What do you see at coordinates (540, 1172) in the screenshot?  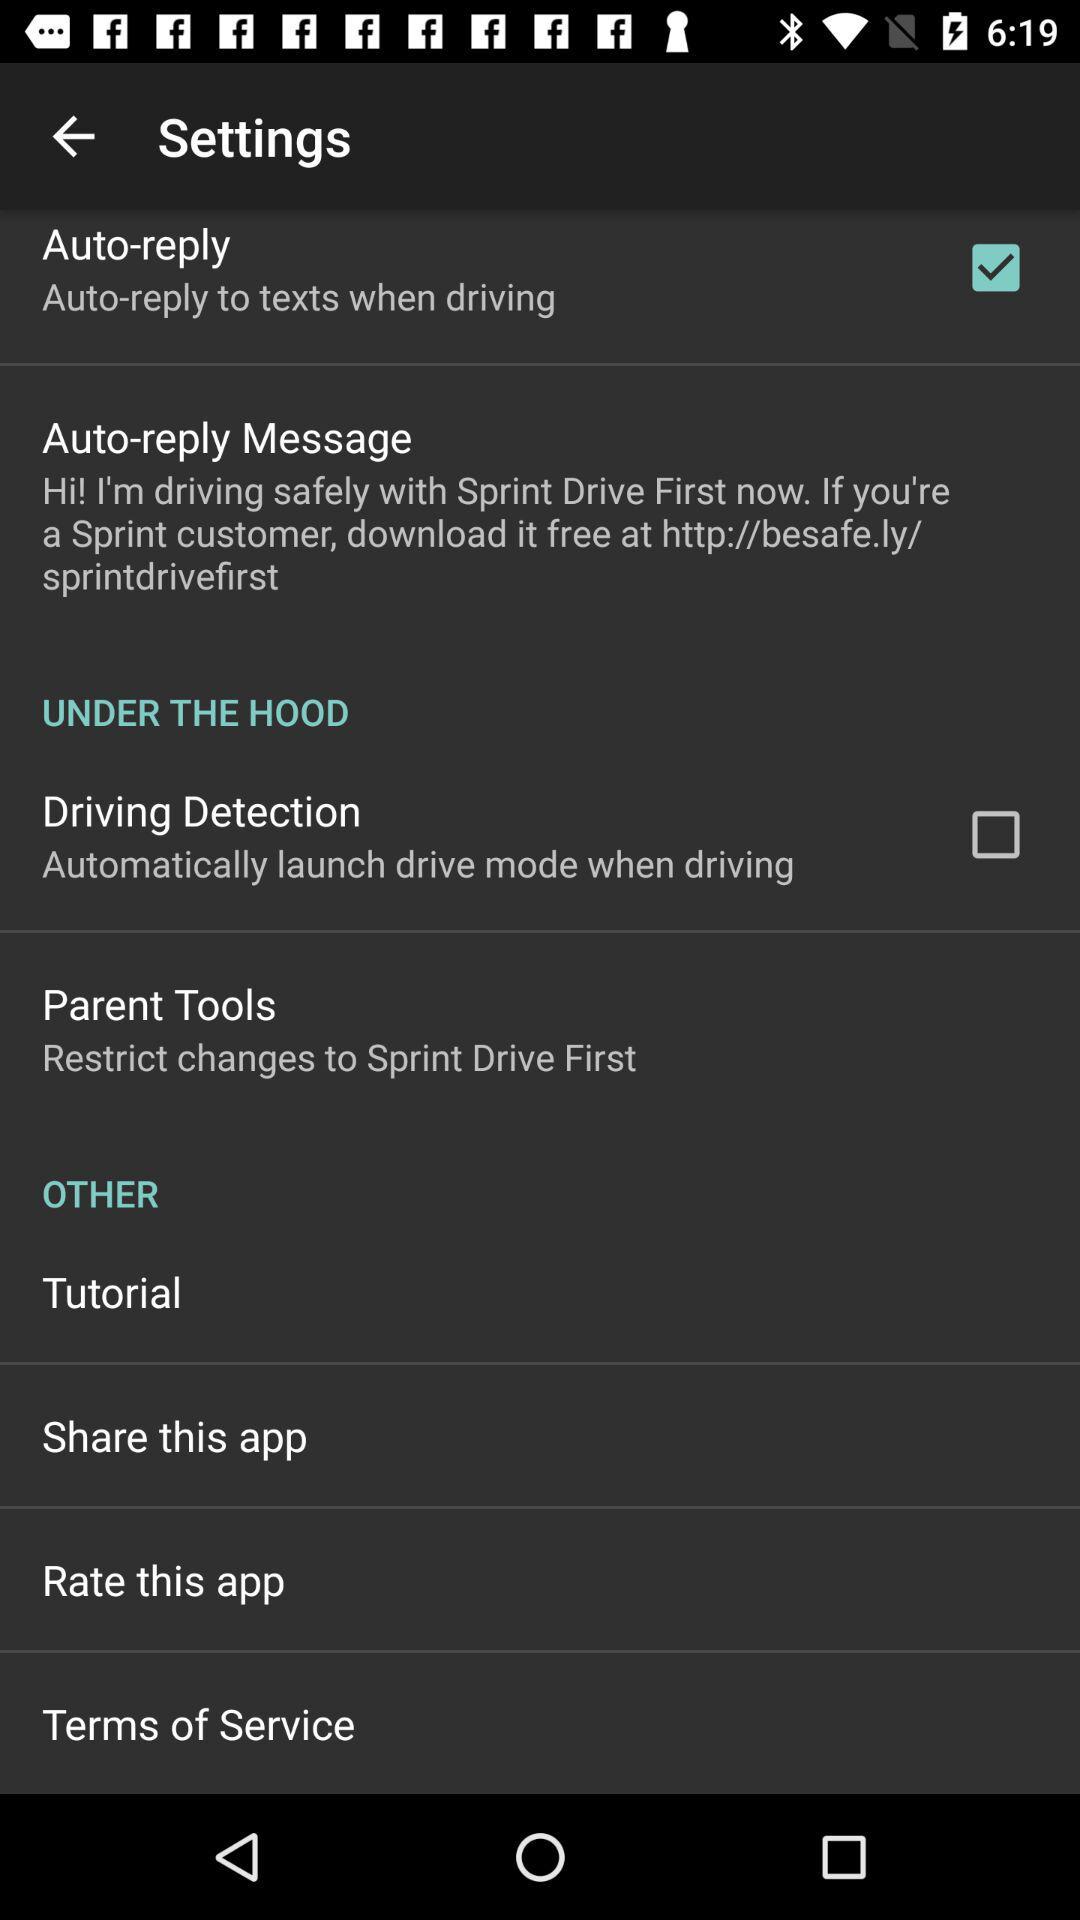 I see `the other` at bounding box center [540, 1172].